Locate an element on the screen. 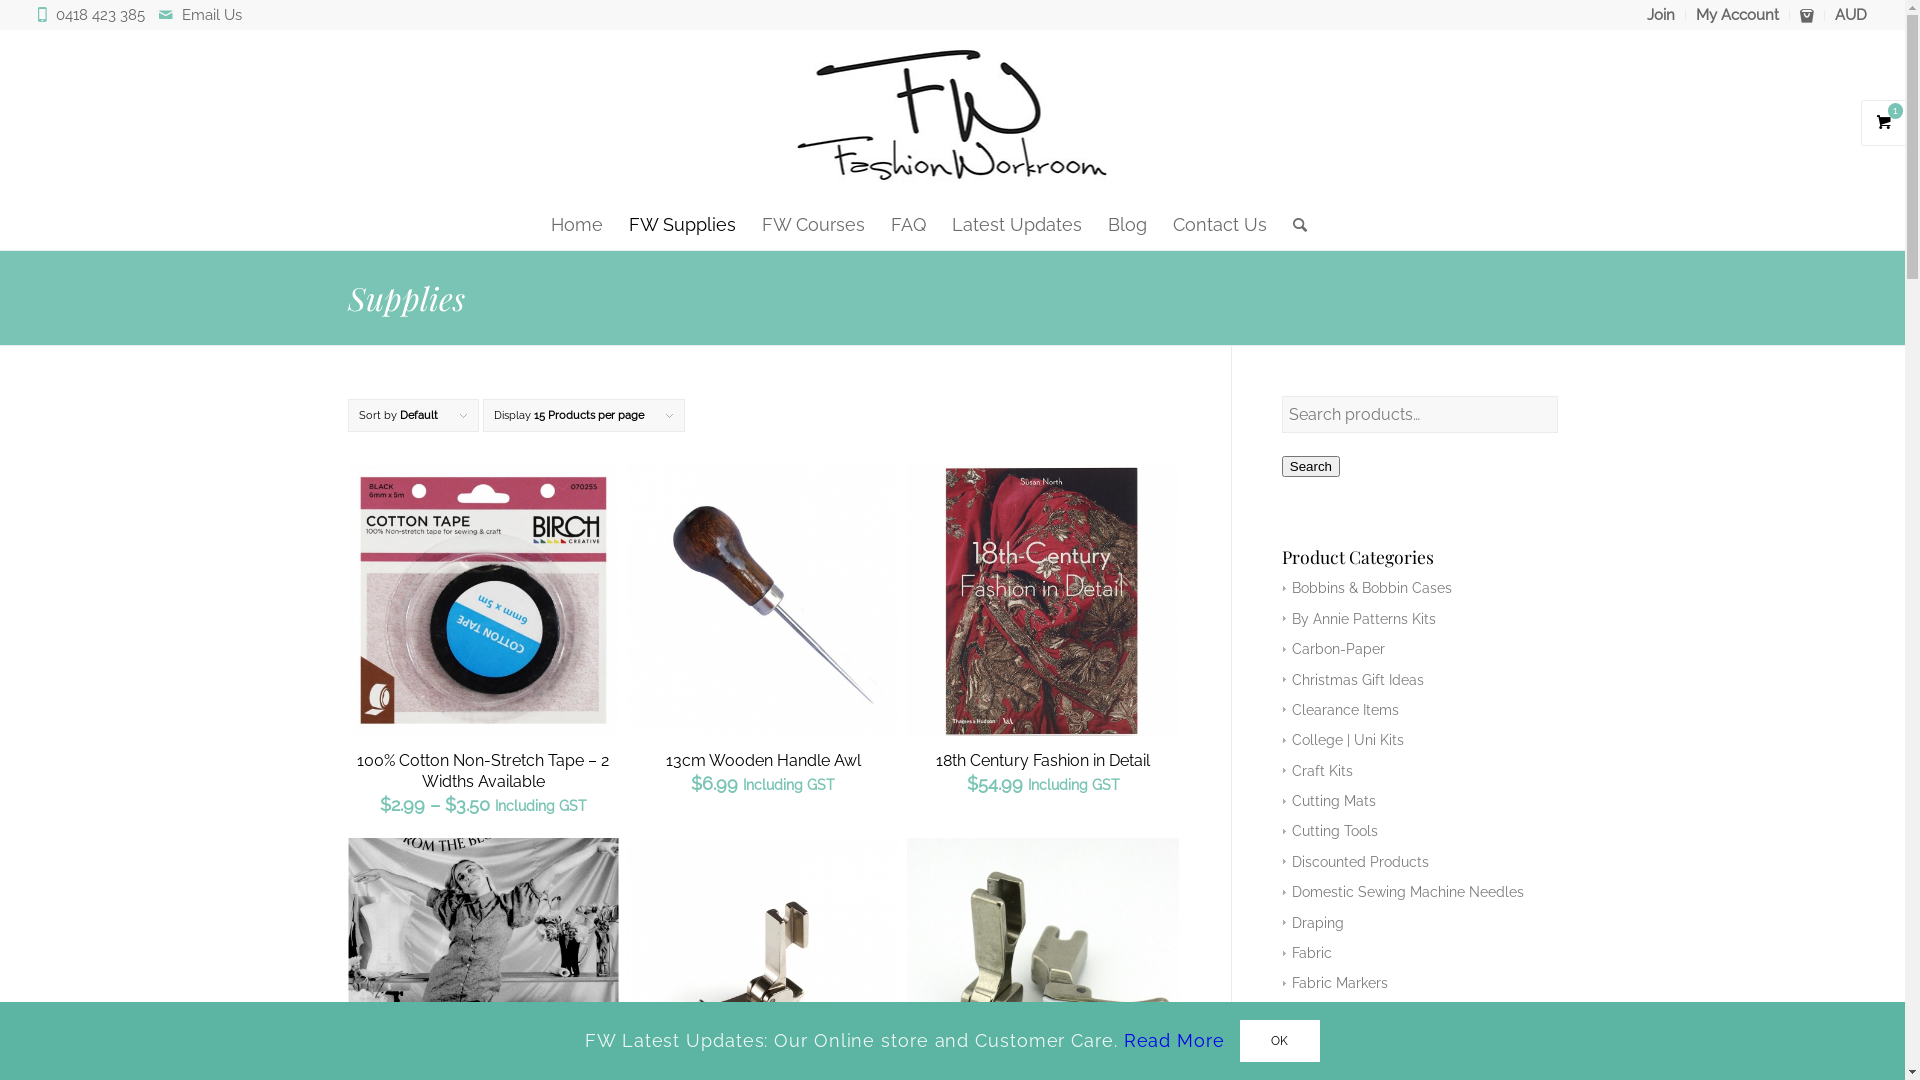 The image size is (1920, 1080). 'Bobbins & Bobbin Cases' is located at coordinates (1366, 586).